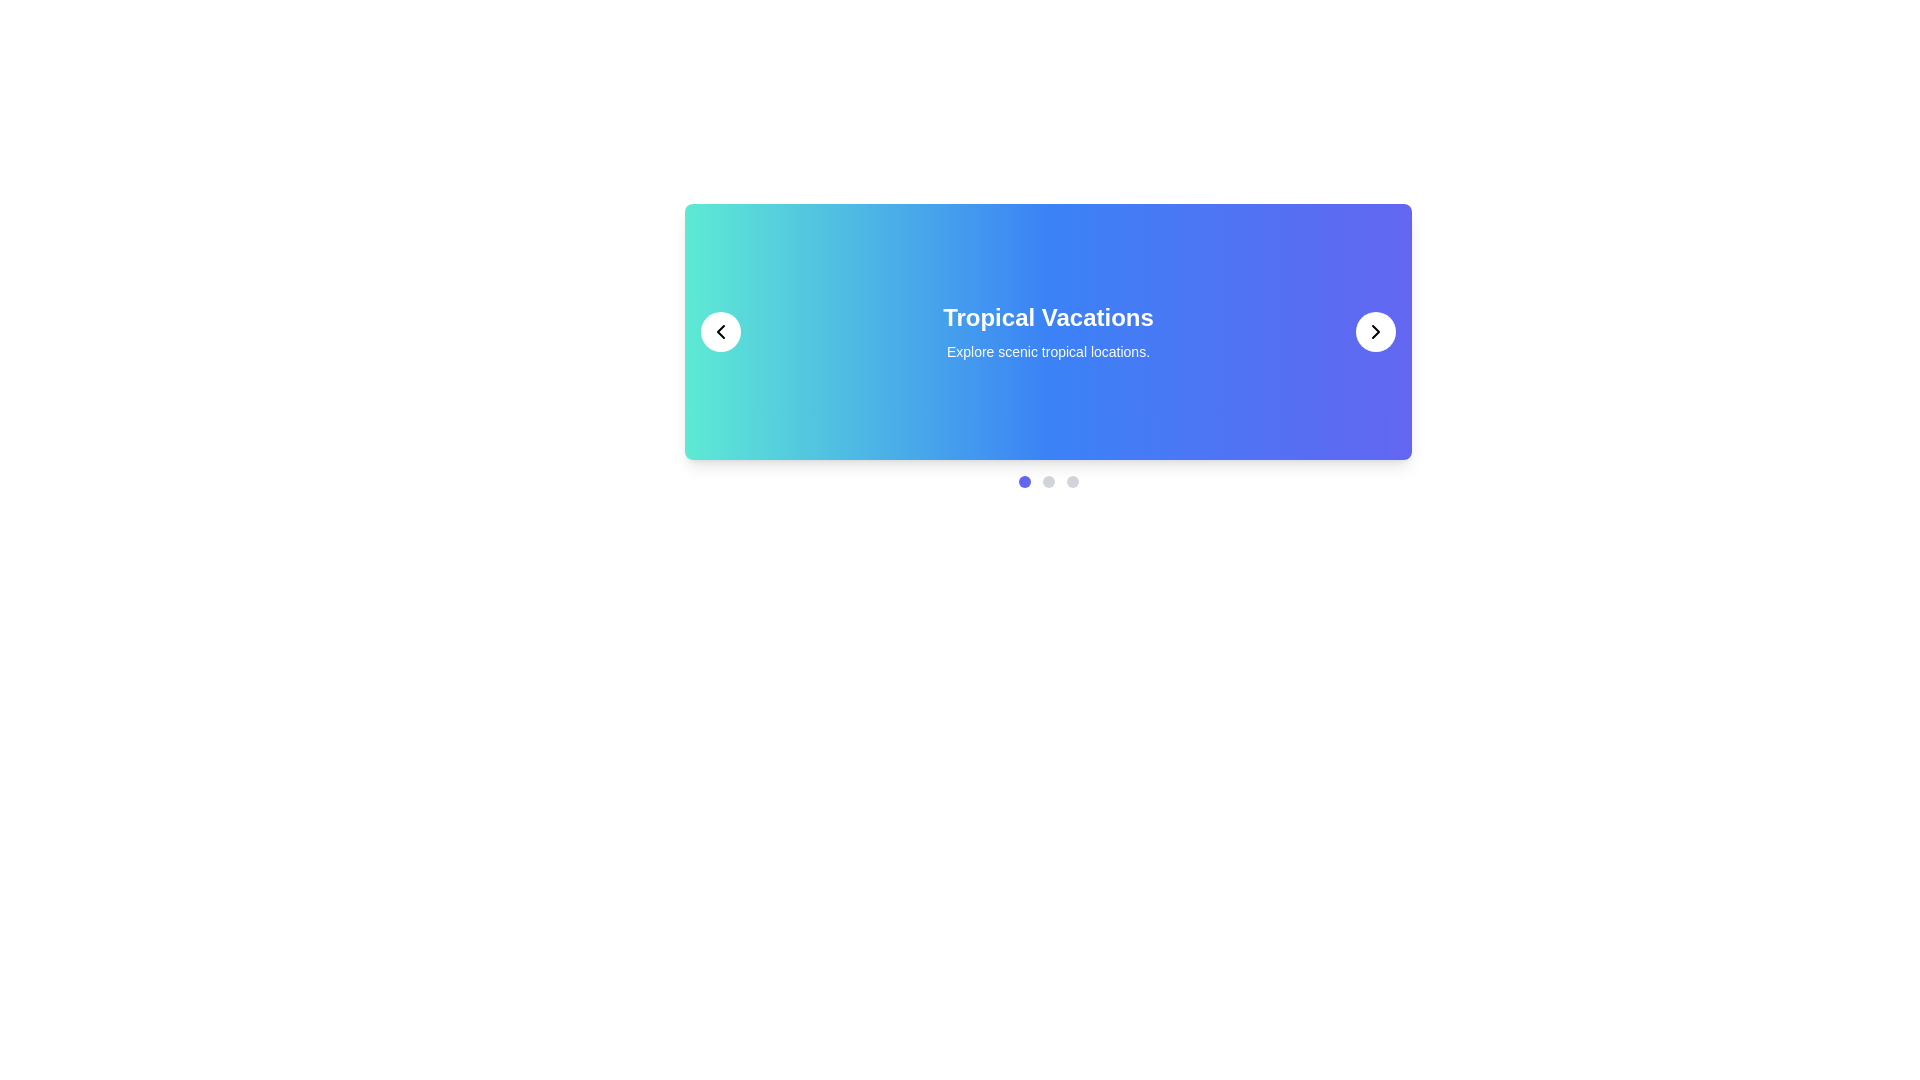  I want to click on the chevron icon within the circular button on the left side of the 'Tropical Vacations' card, so click(720, 330).